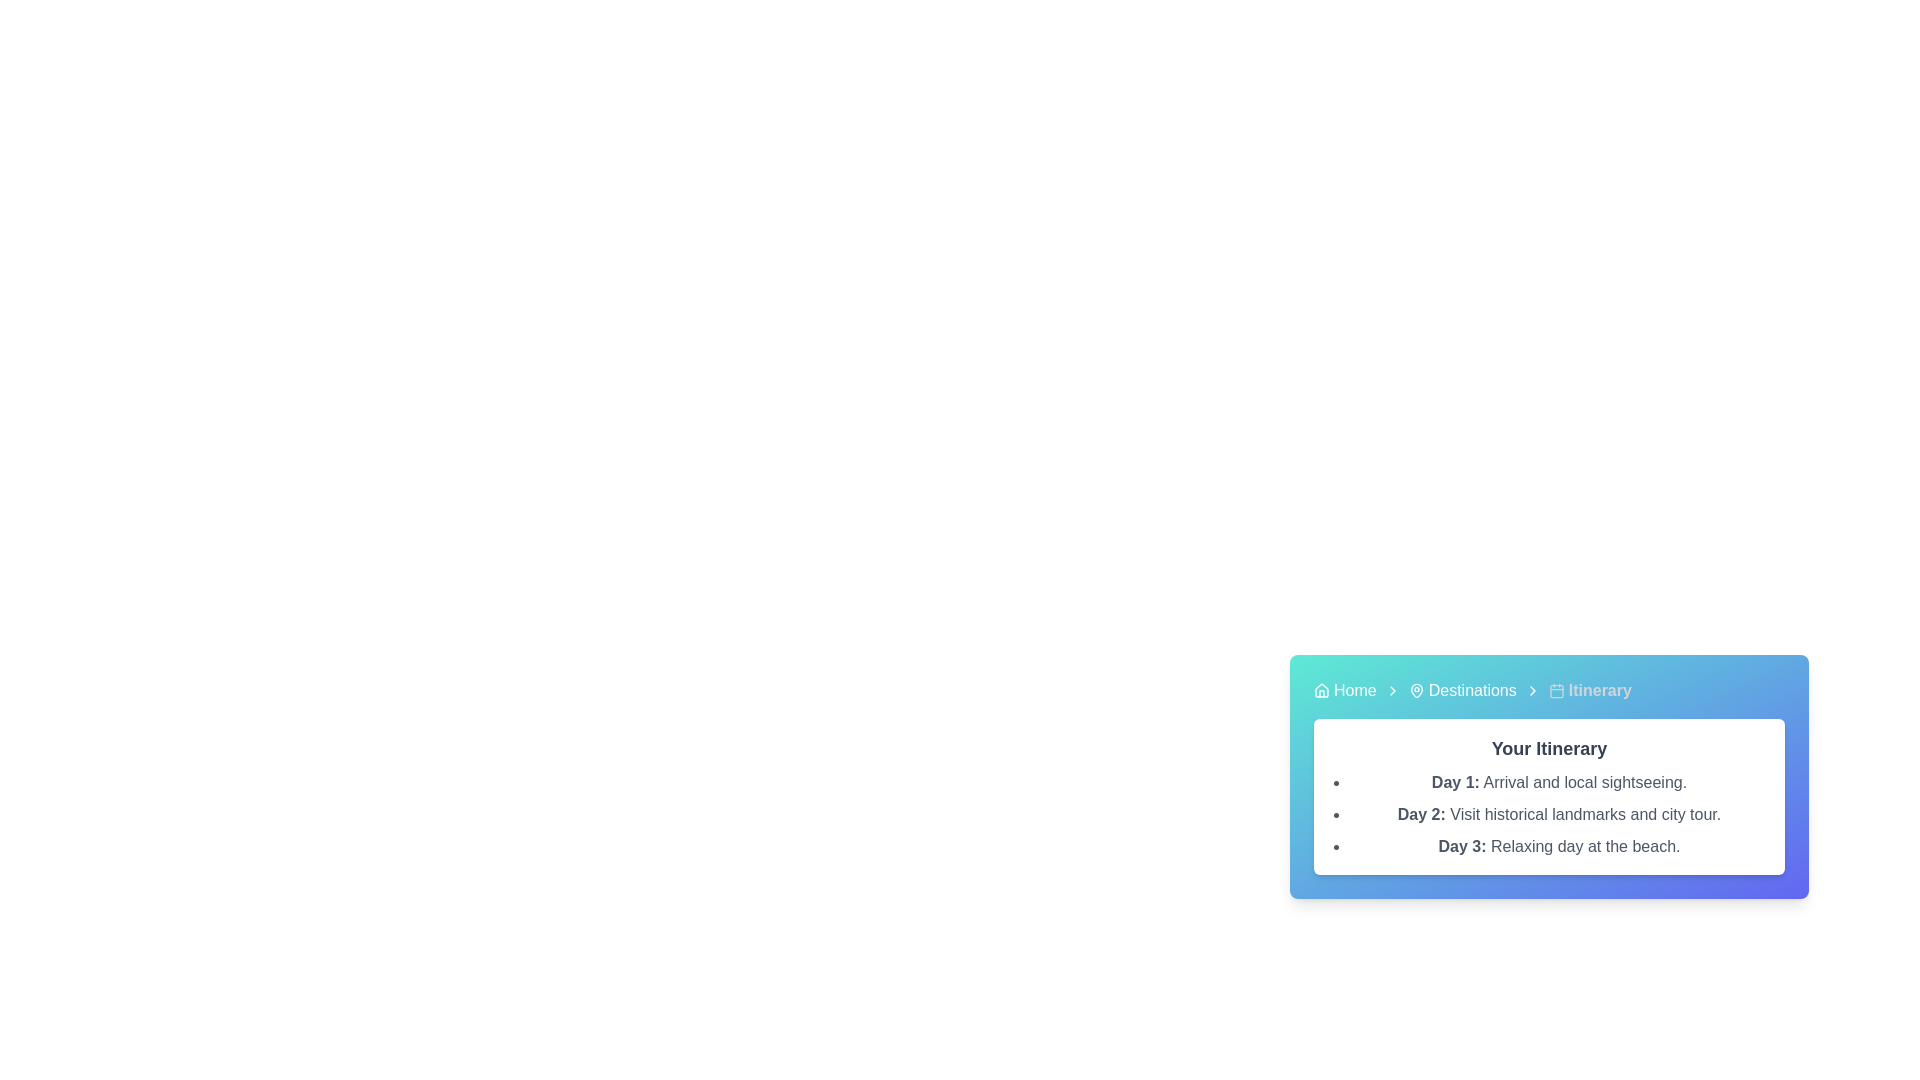 The image size is (1920, 1080). What do you see at coordinates (1558, 782) in the screenshot?
I see `the first itinerary detail under the section heading 'Your Itinerary' which describes the arrival and local sightseeing activities for the first day` at bounding box center [1558, 782].